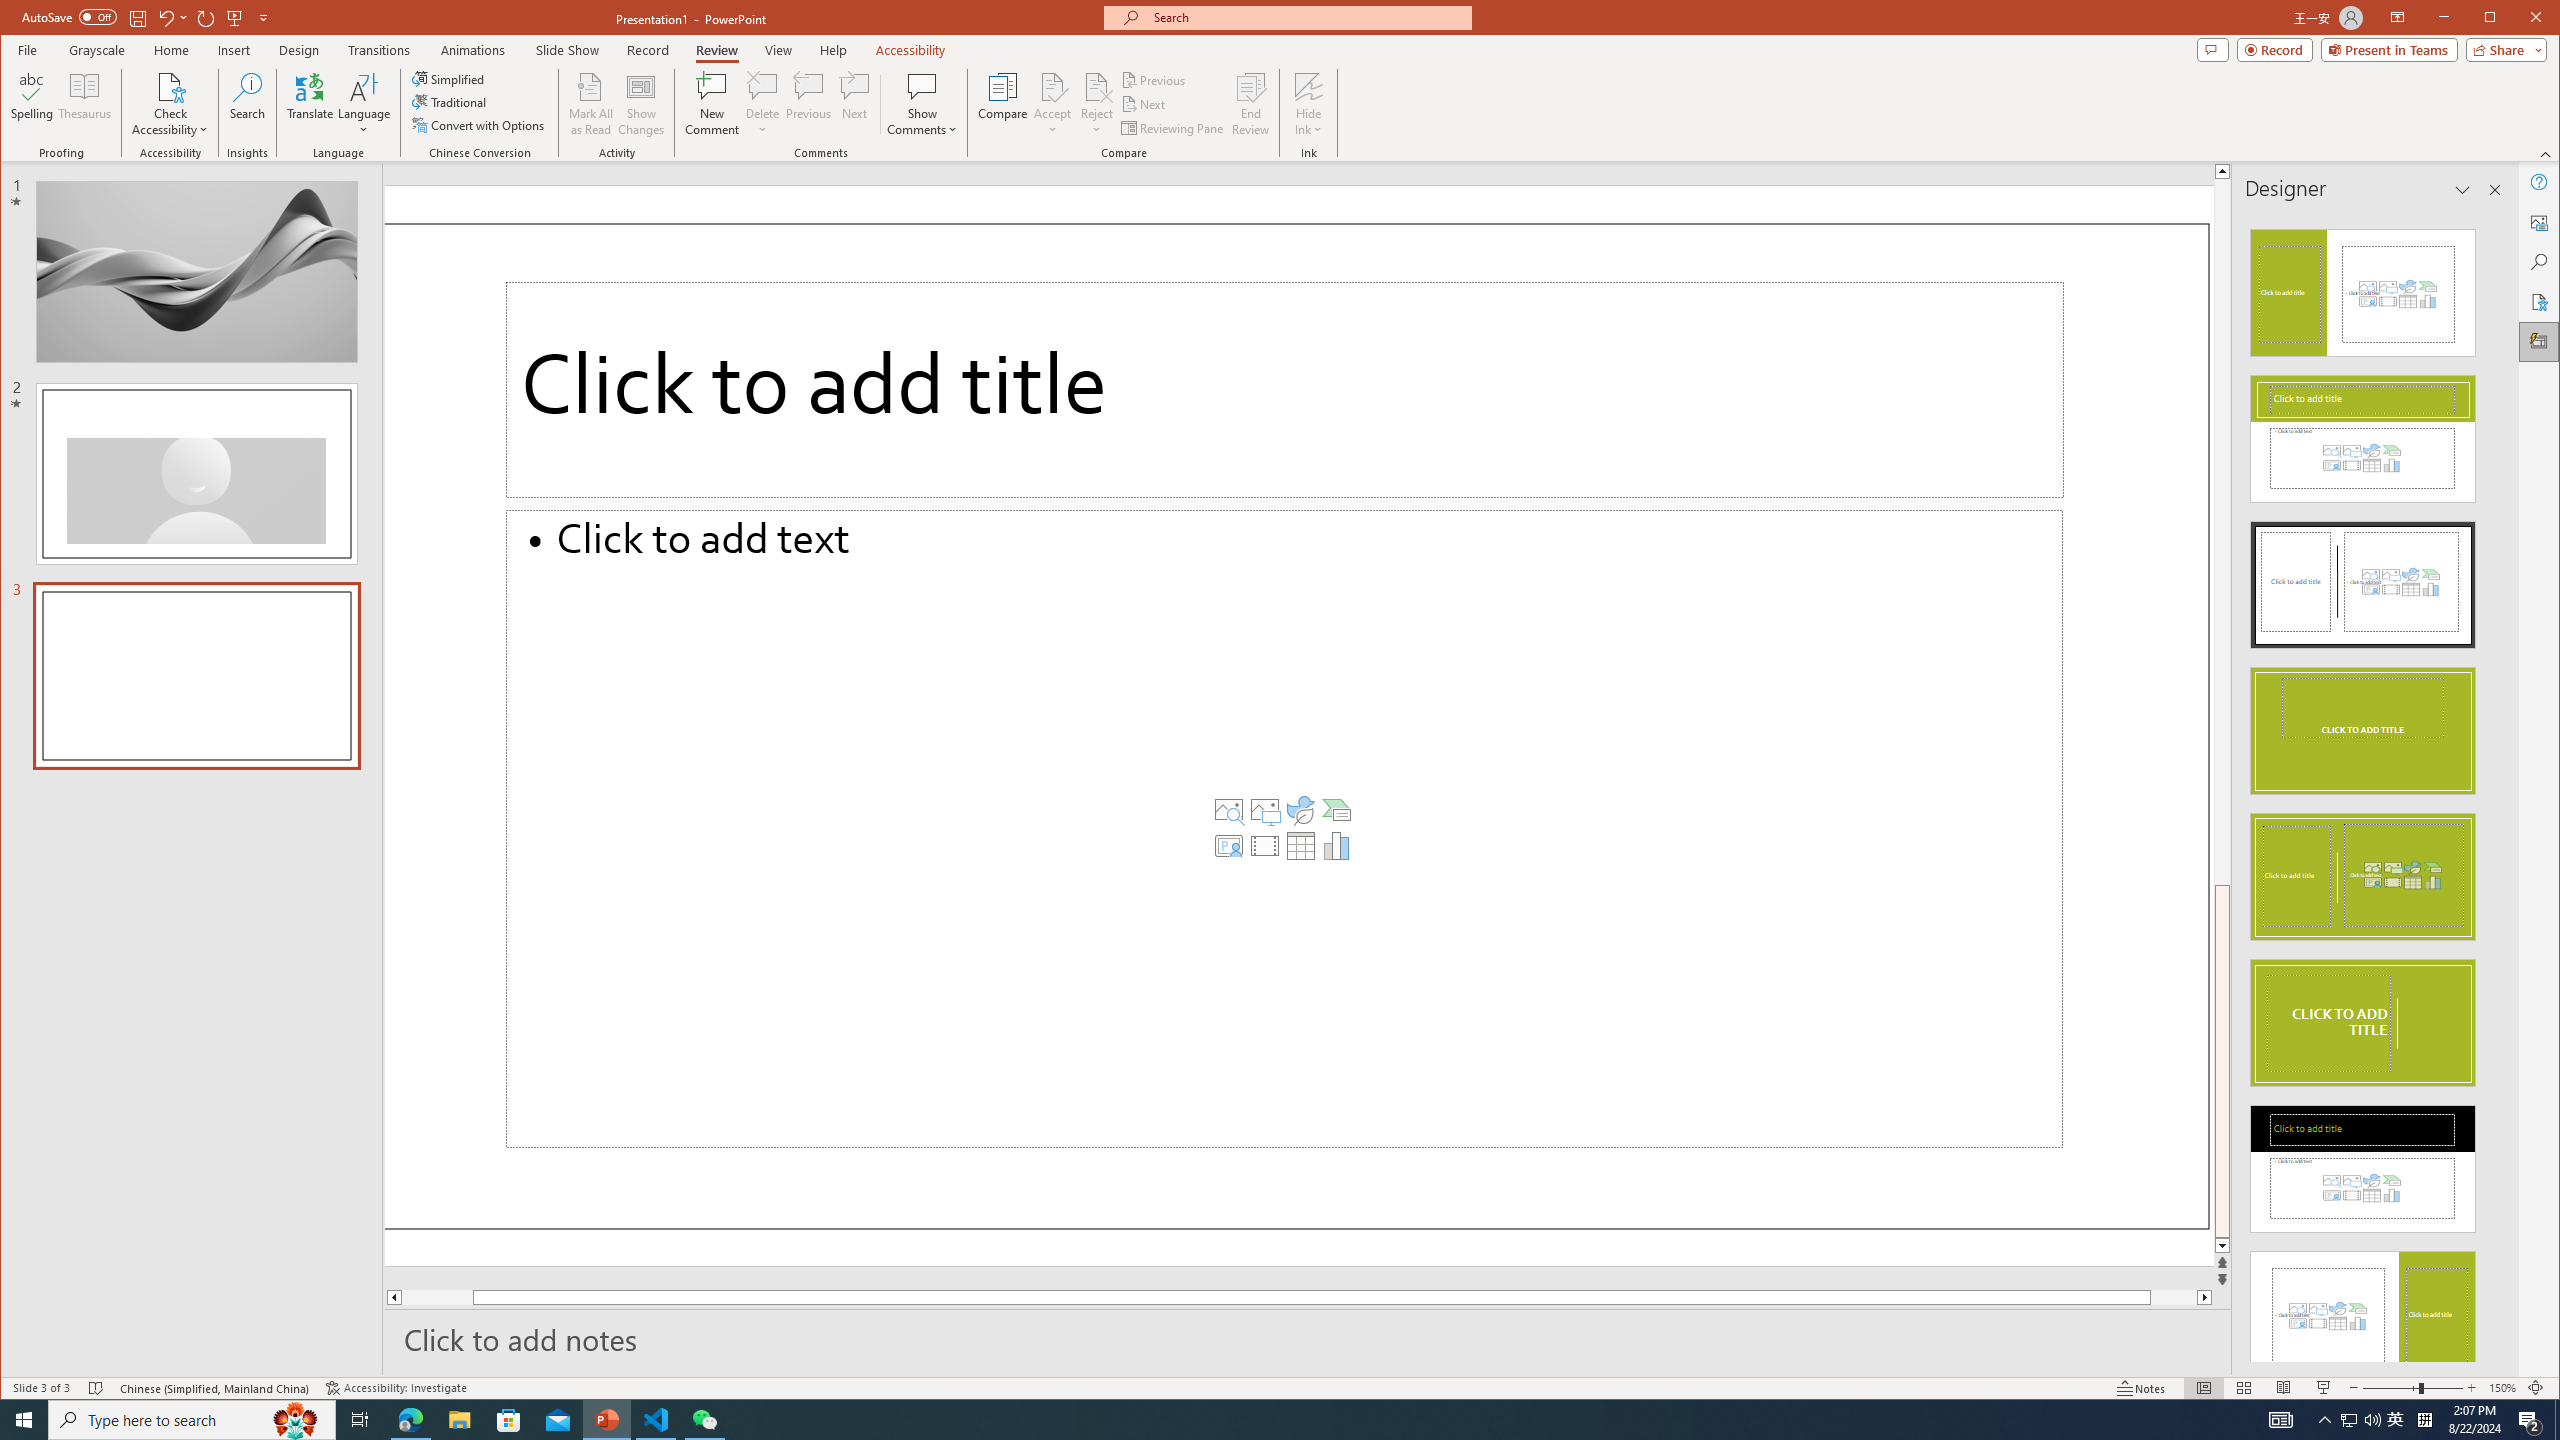  I want to click on 'Mark All as Read', so click(591, 103).